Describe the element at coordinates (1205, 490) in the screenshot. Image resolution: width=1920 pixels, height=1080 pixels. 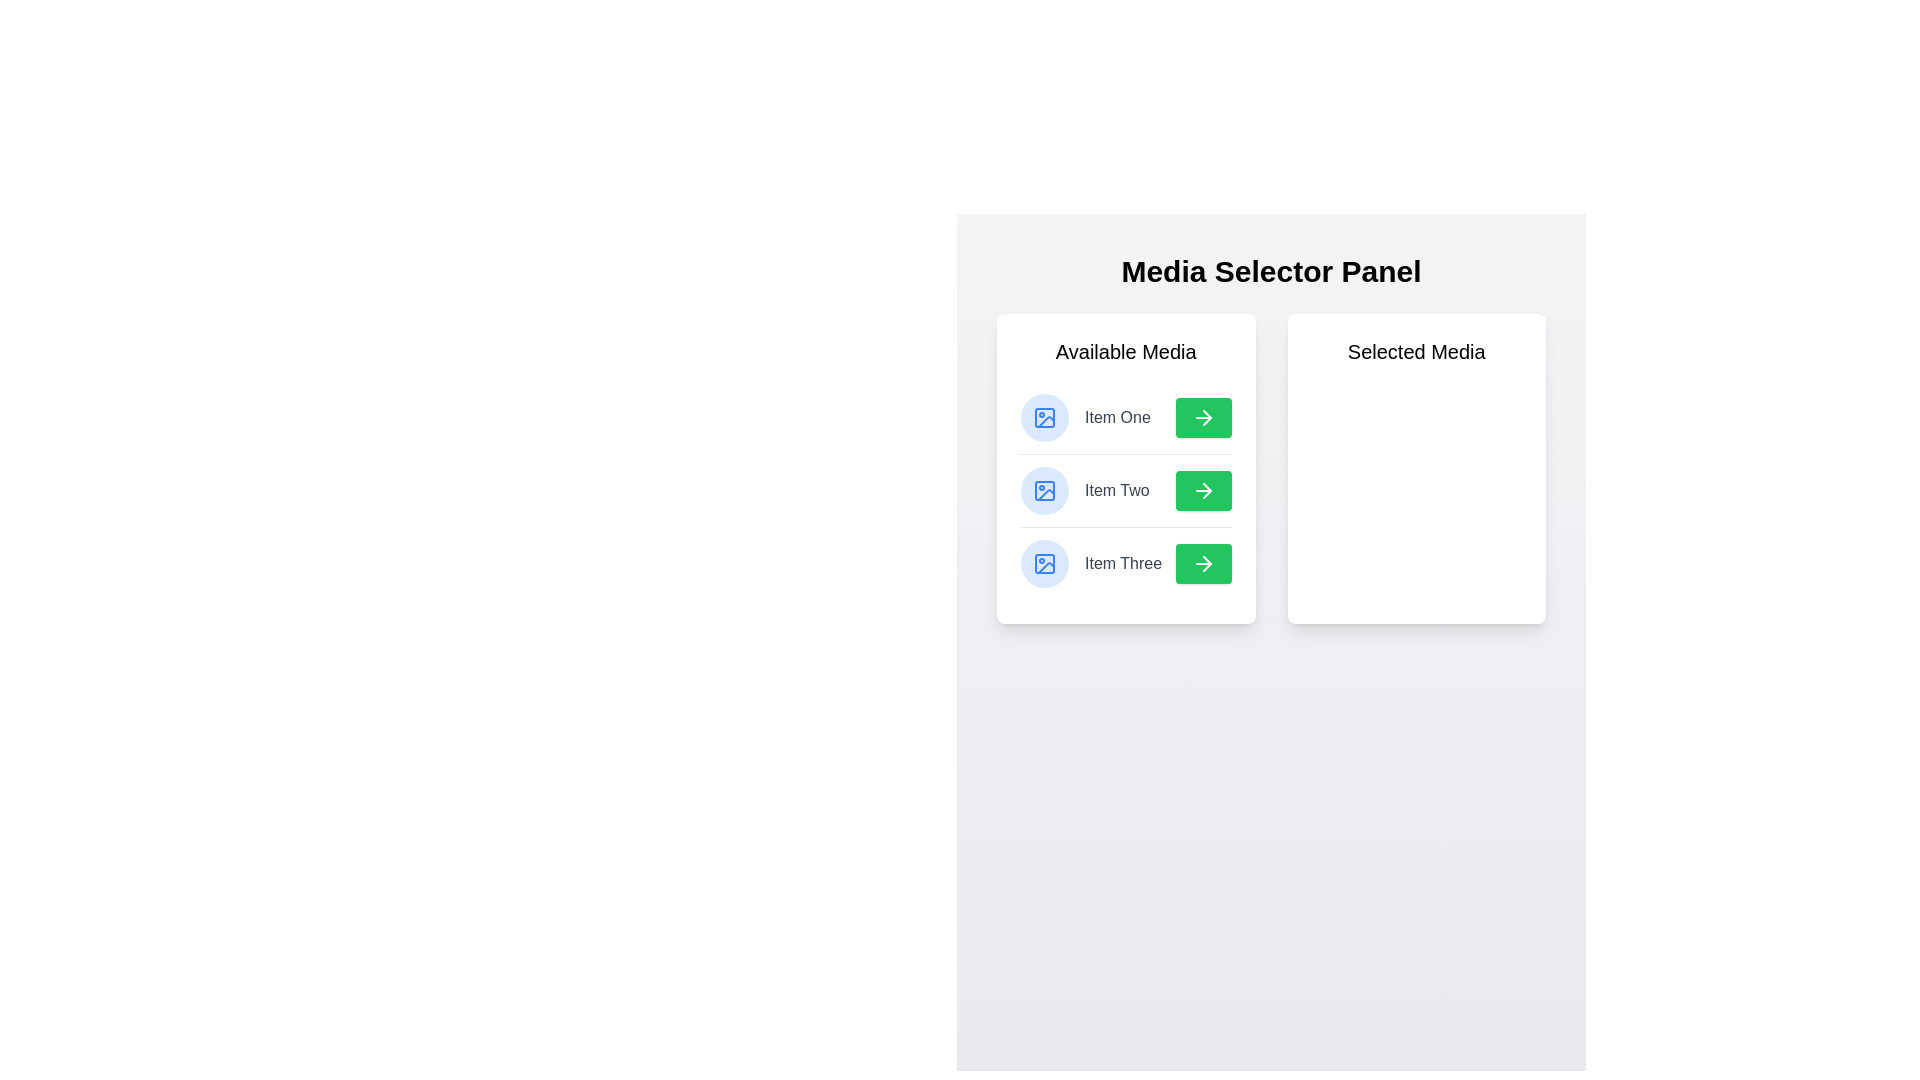
I see `the arrow icon inside the green button in the second row of the 'Available Media' section to potentially receive additional feedback` at that location.